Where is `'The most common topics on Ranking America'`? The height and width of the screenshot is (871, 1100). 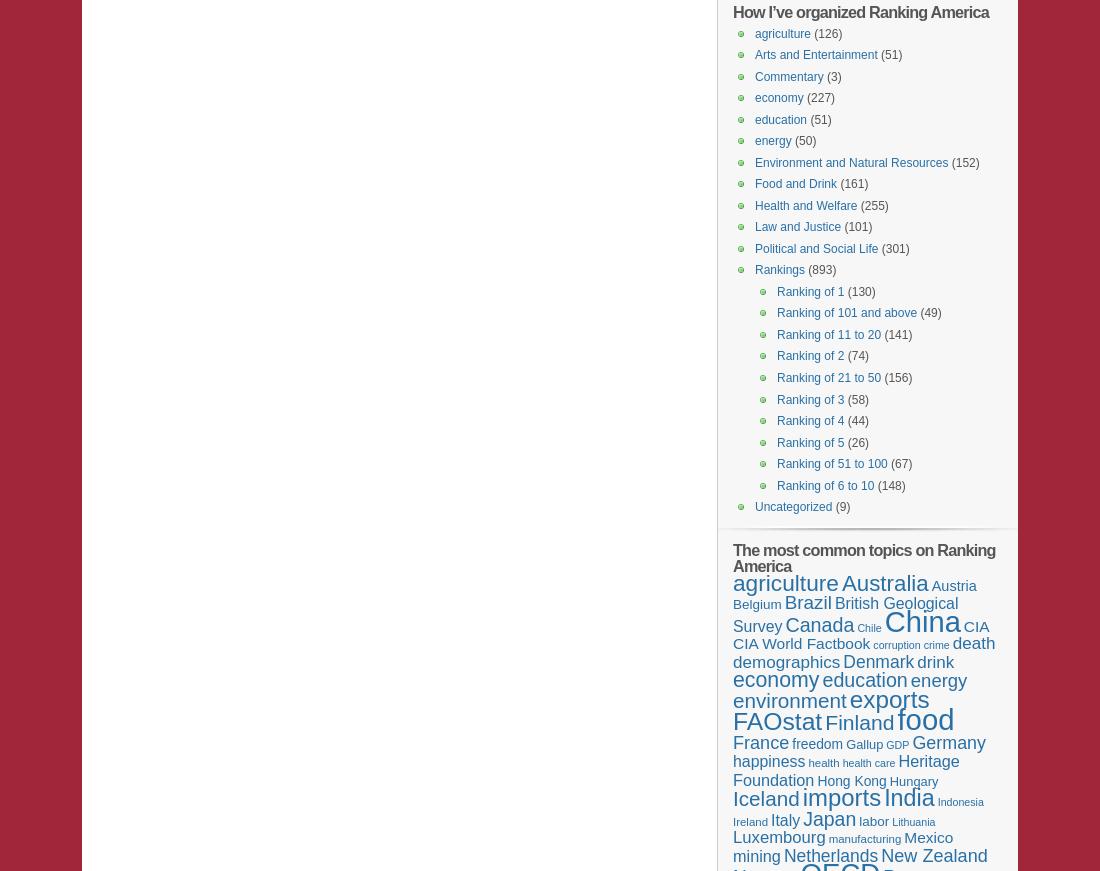 'The most common topics on Ranking America' is located at coordinates (863, 557).